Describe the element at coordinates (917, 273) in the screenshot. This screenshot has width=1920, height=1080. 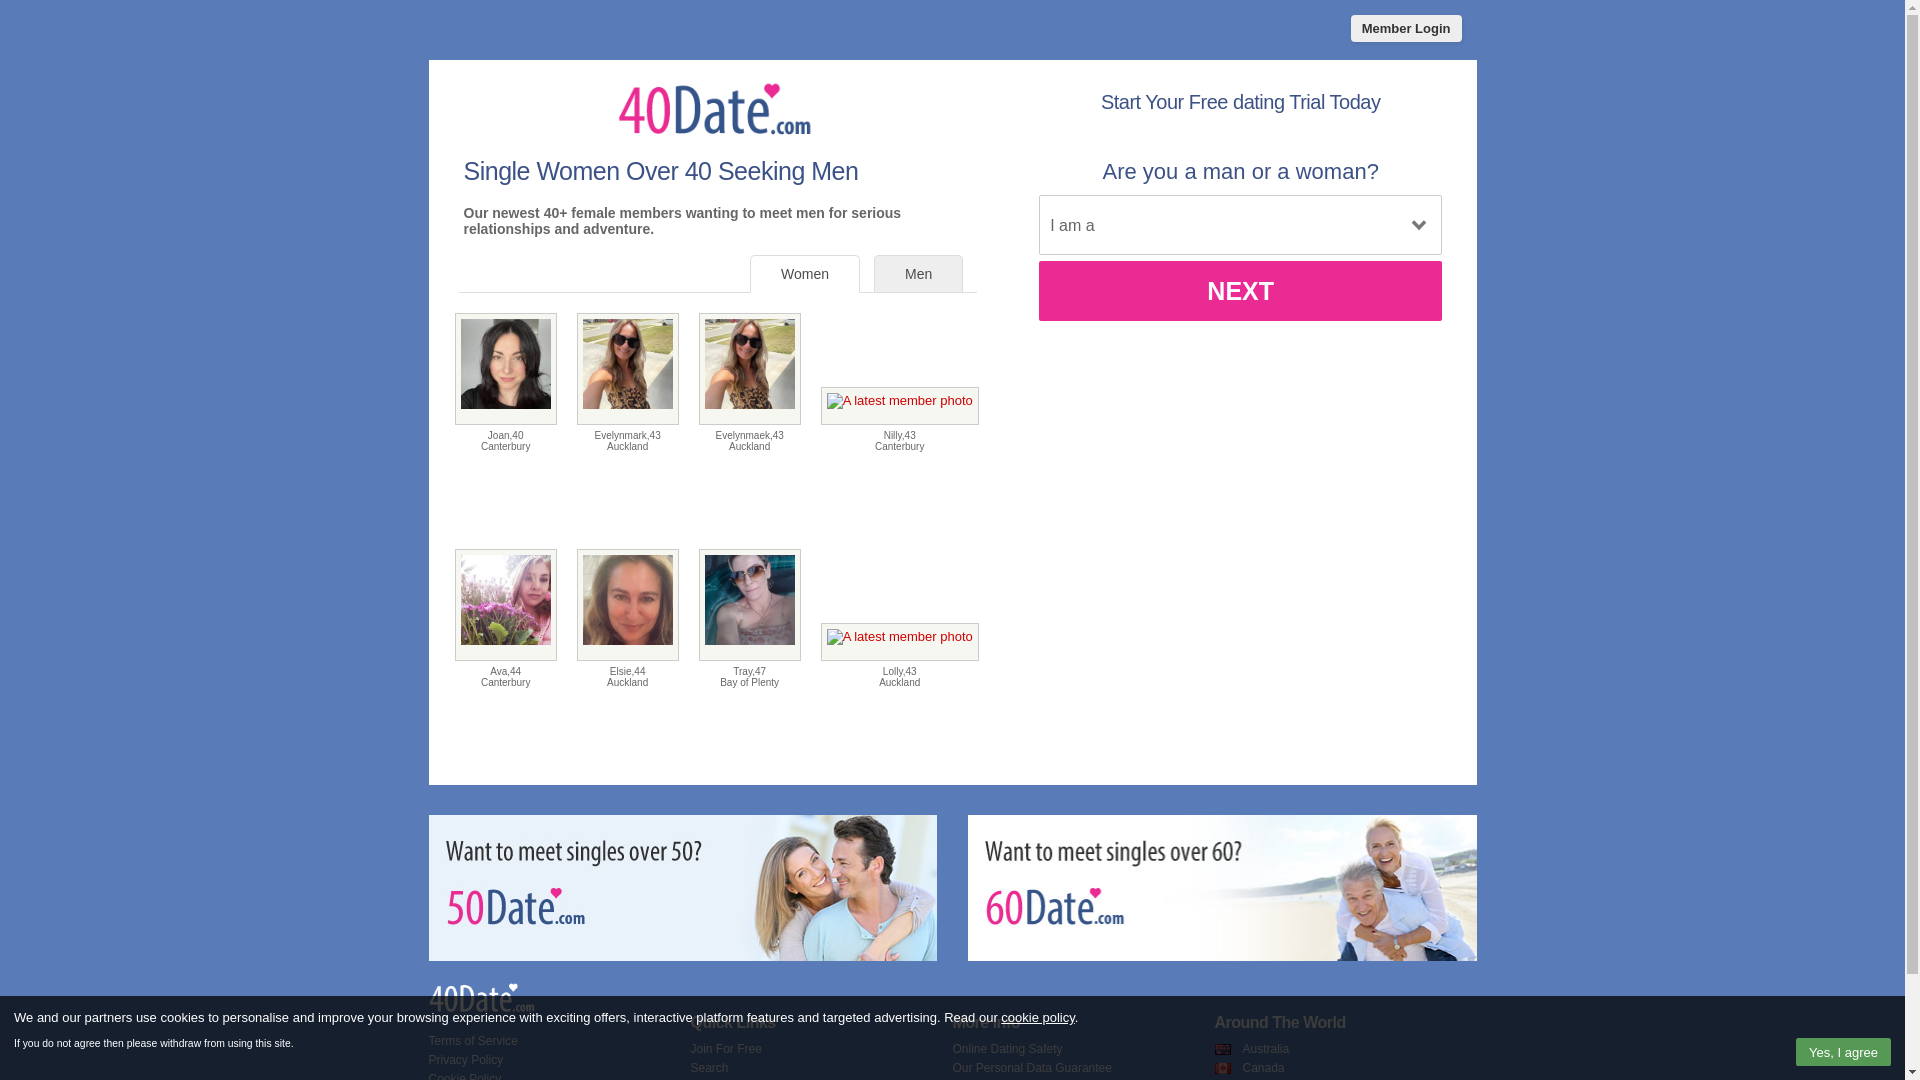
I see `'Men'` at that location.